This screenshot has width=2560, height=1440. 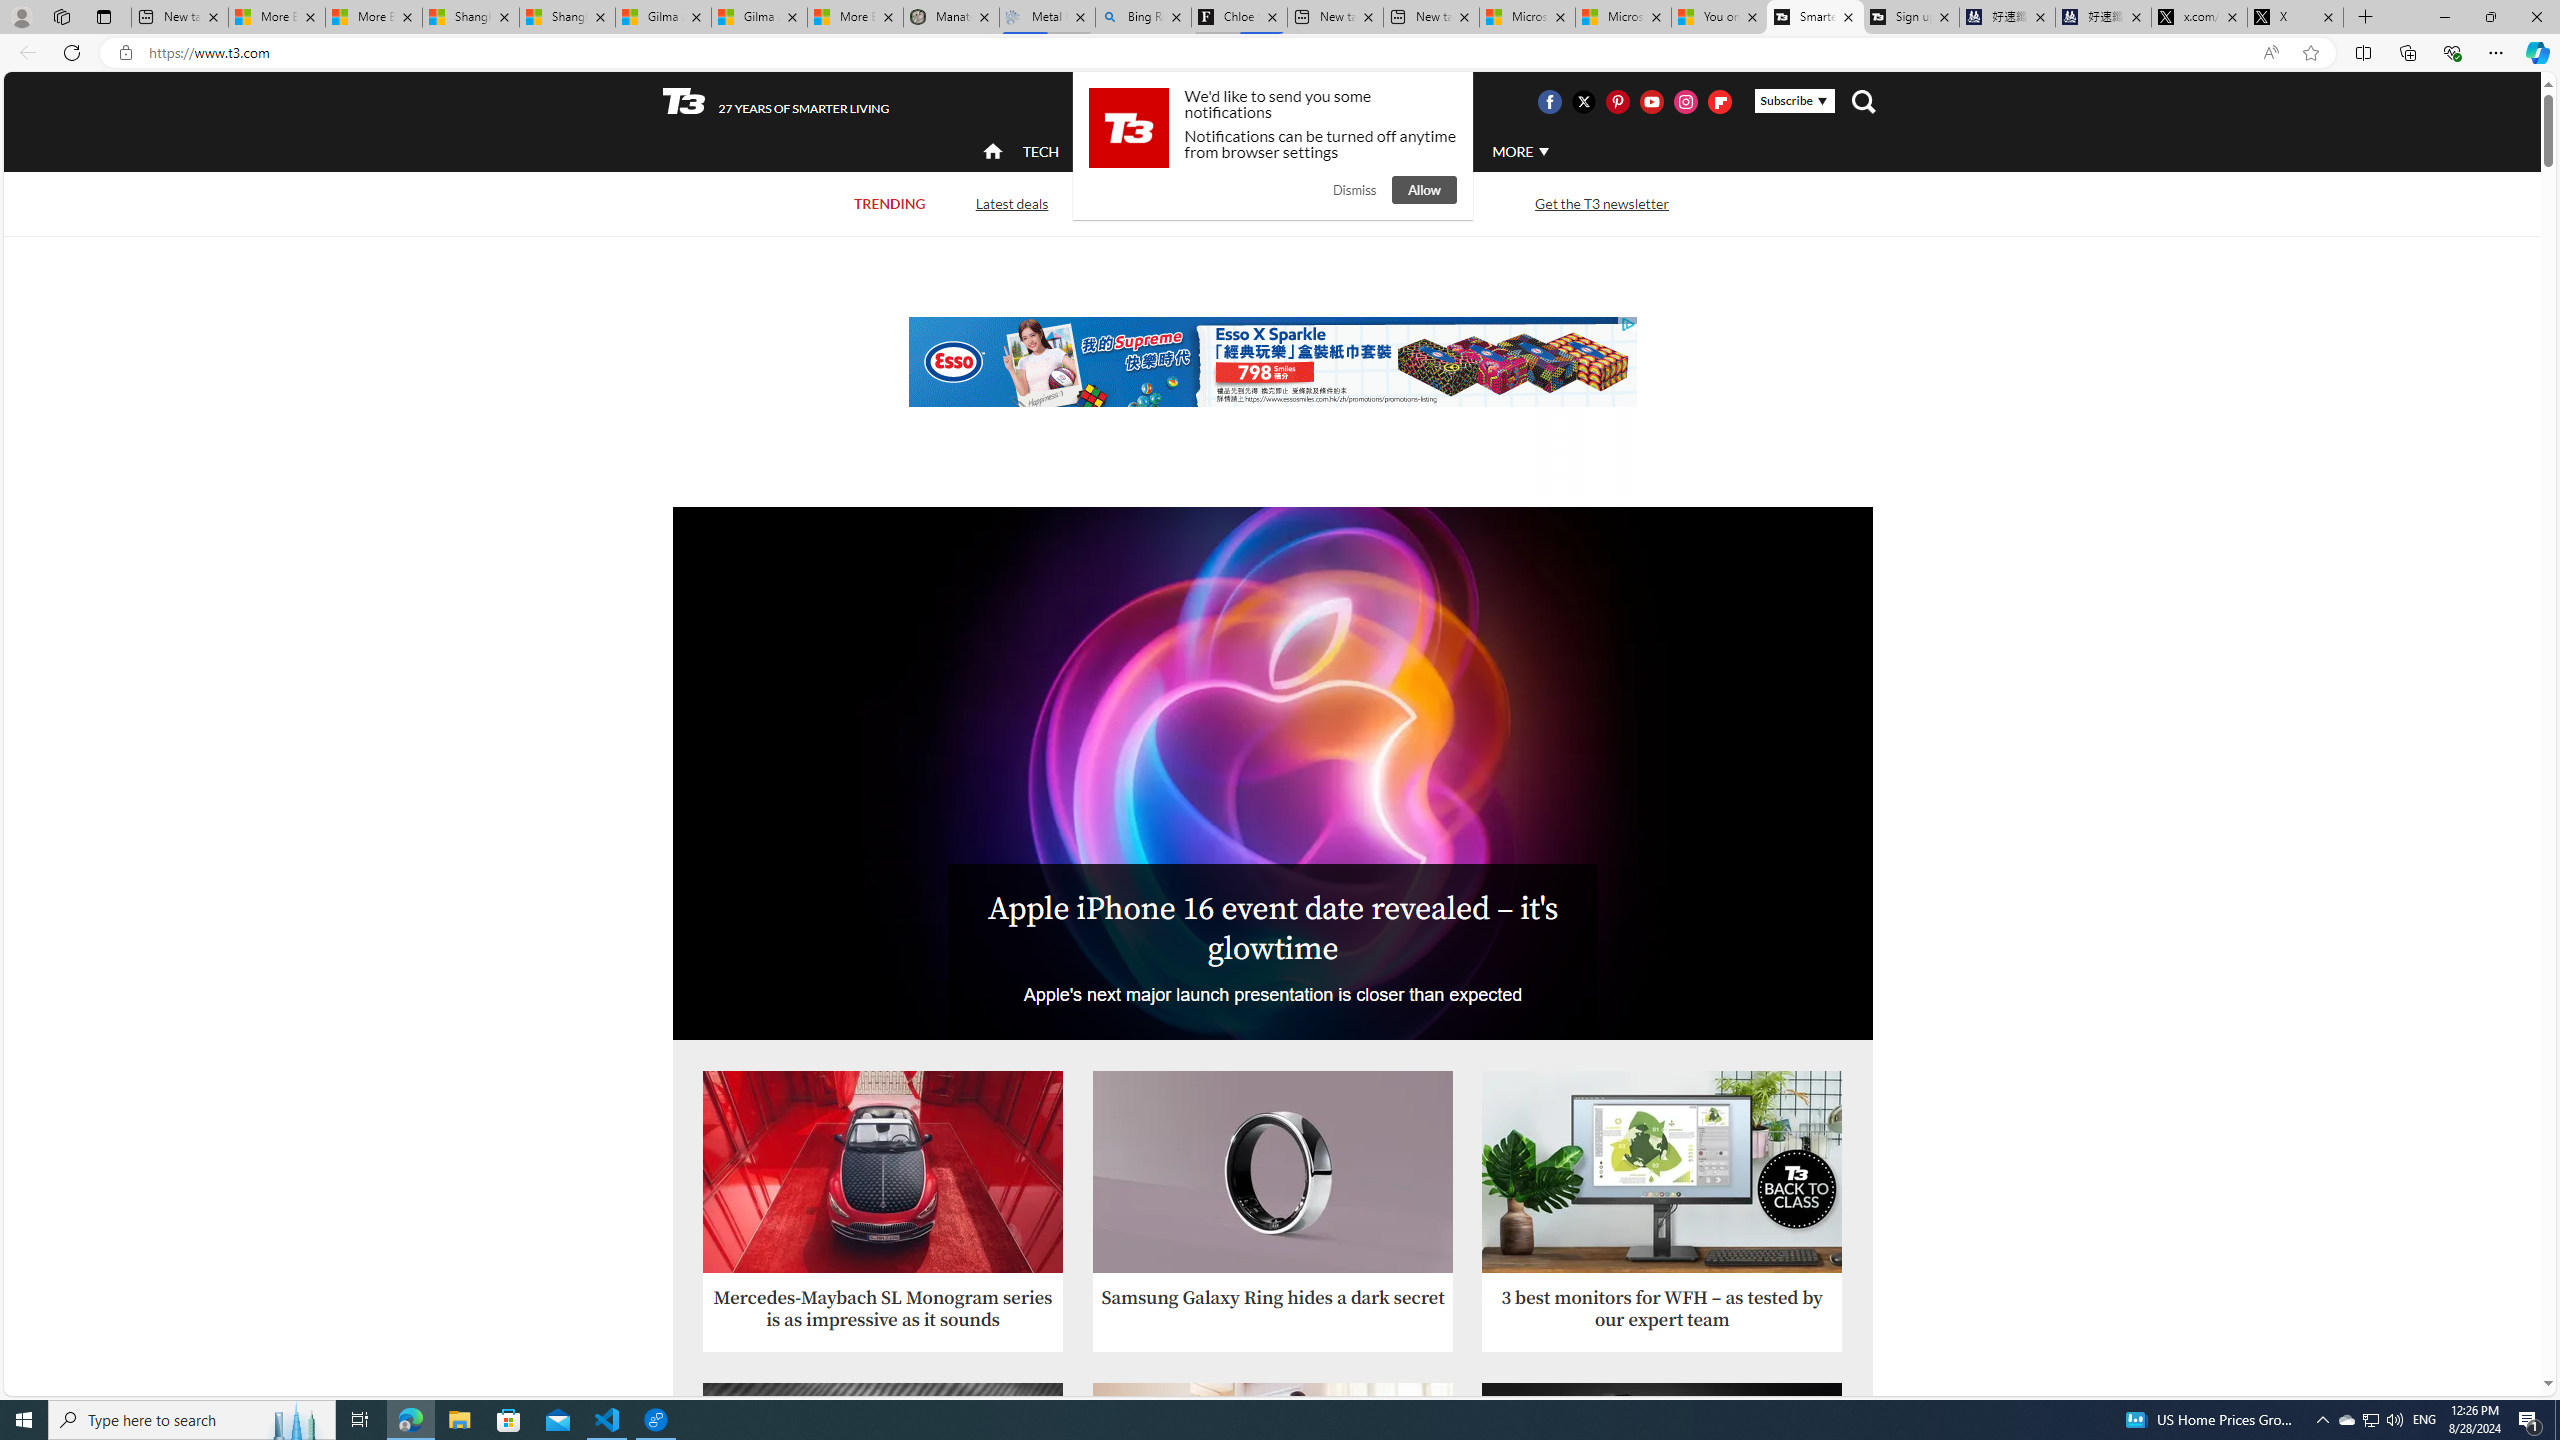 I want to click on 'Allow', so click(x=1423, y=189).